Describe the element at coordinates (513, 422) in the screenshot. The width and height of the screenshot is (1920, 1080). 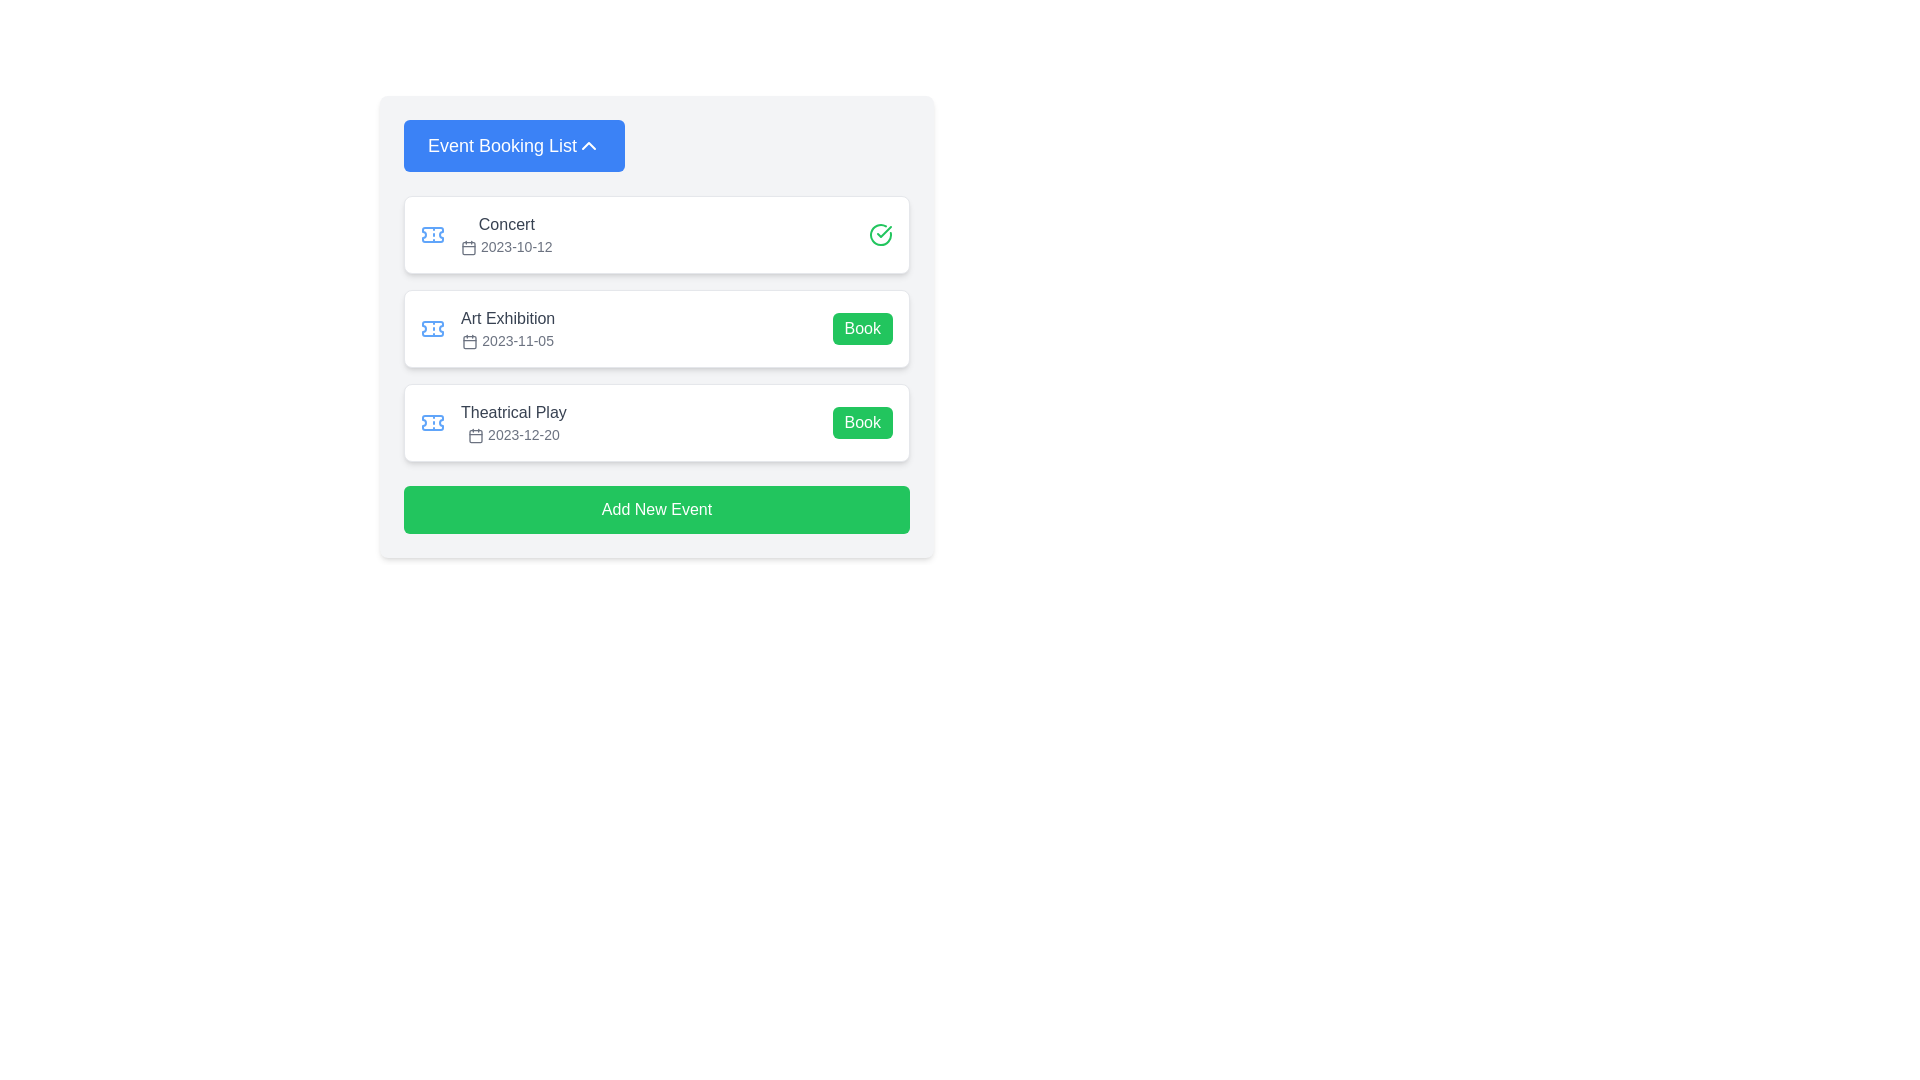
I see `the Text display component with icon that shows 'Theatrical Play' and '2023-12-20', located in the third row of the 'Event Booking List' card layout` at that location.